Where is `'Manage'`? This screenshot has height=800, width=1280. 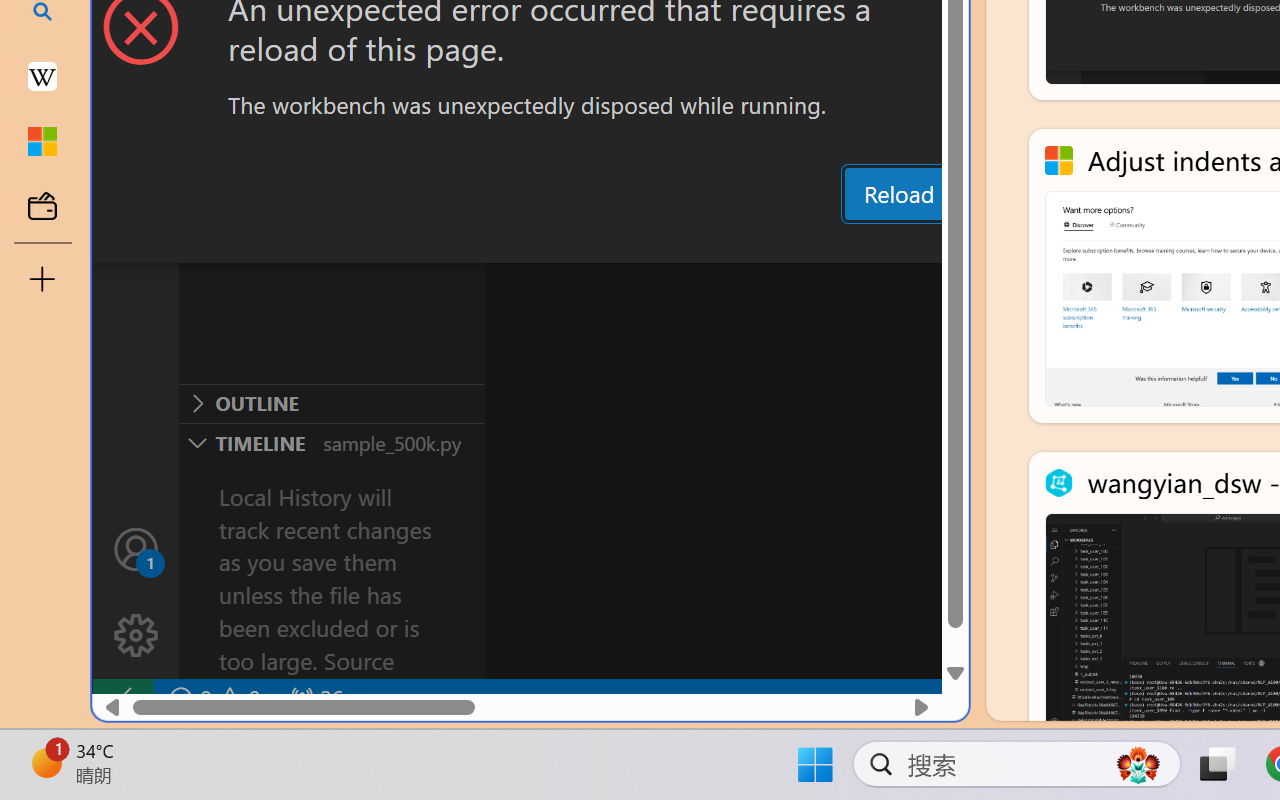
'Manage' is located at coordinates (134, 634).